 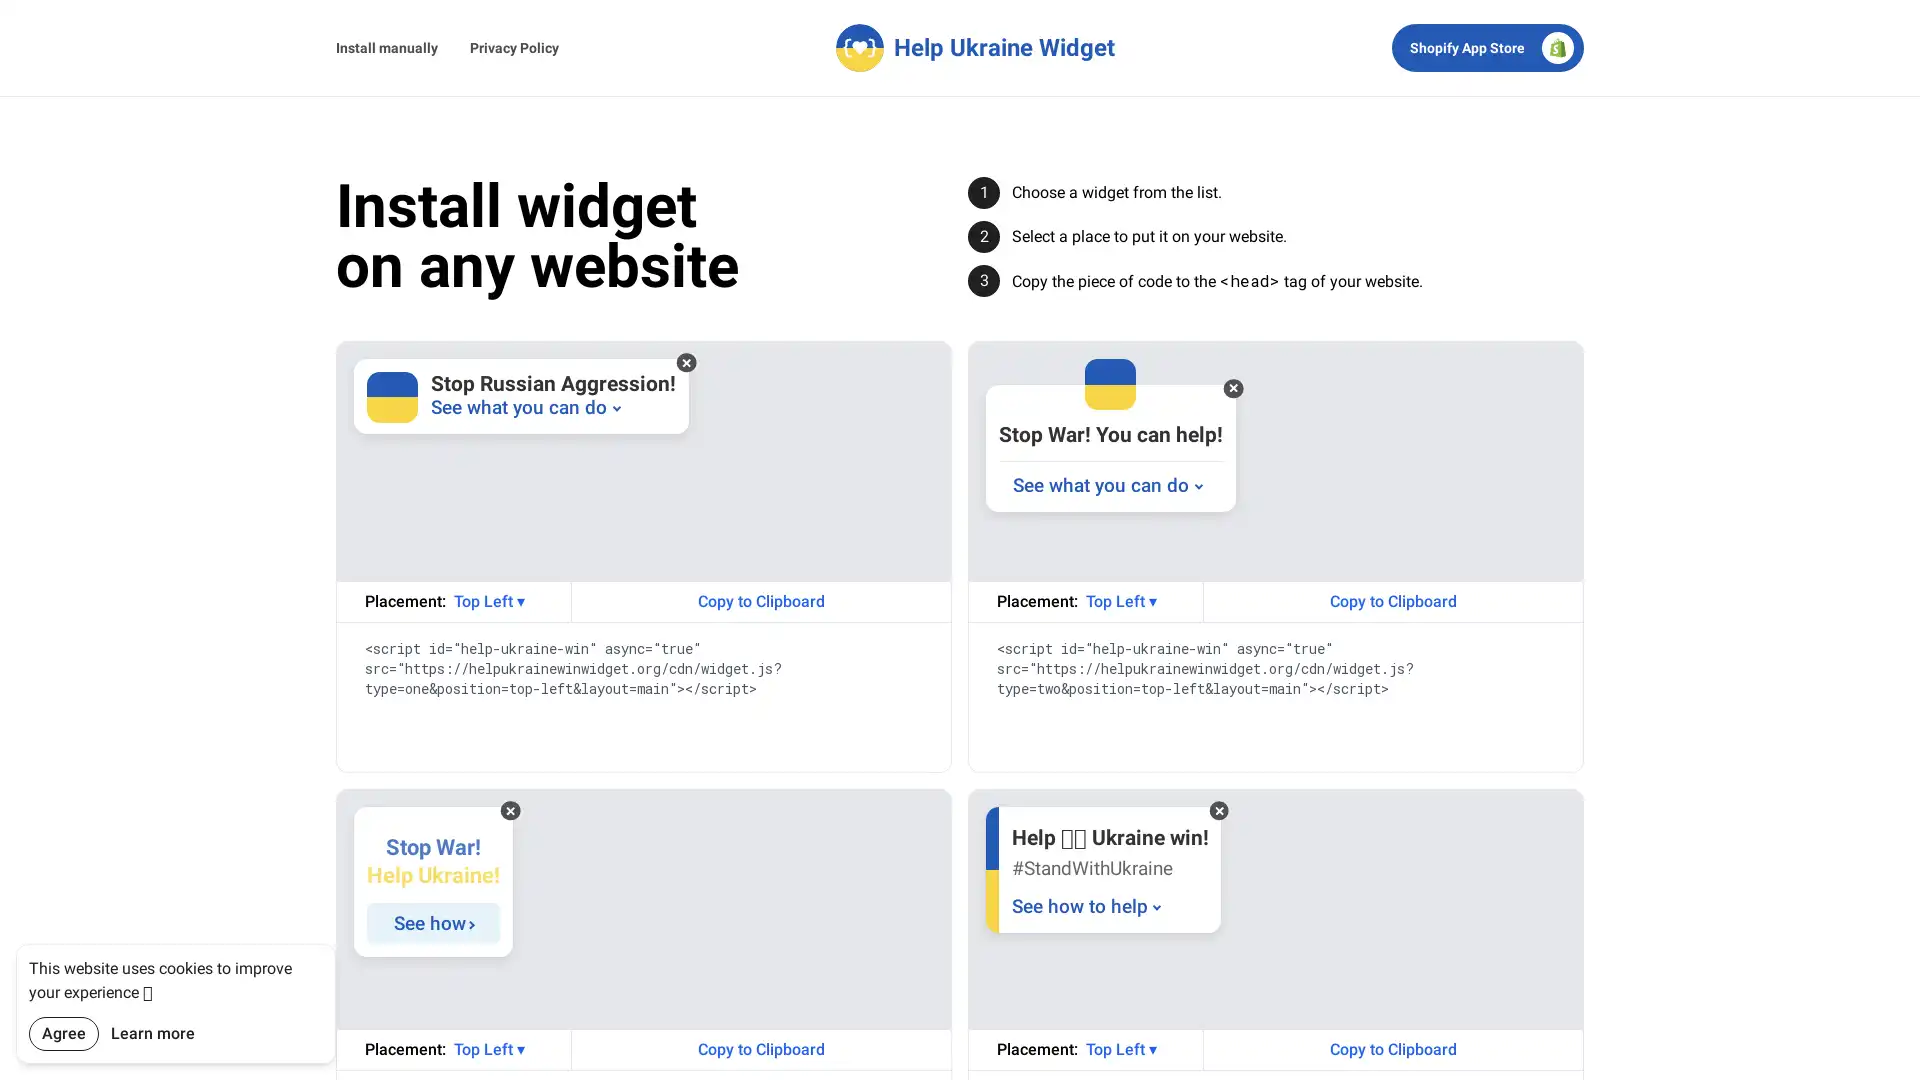 What do you see at coordinates (760, 1048) in the screenshot?
I see `Copy to Clipboard` at bounding box center [760, 1048].